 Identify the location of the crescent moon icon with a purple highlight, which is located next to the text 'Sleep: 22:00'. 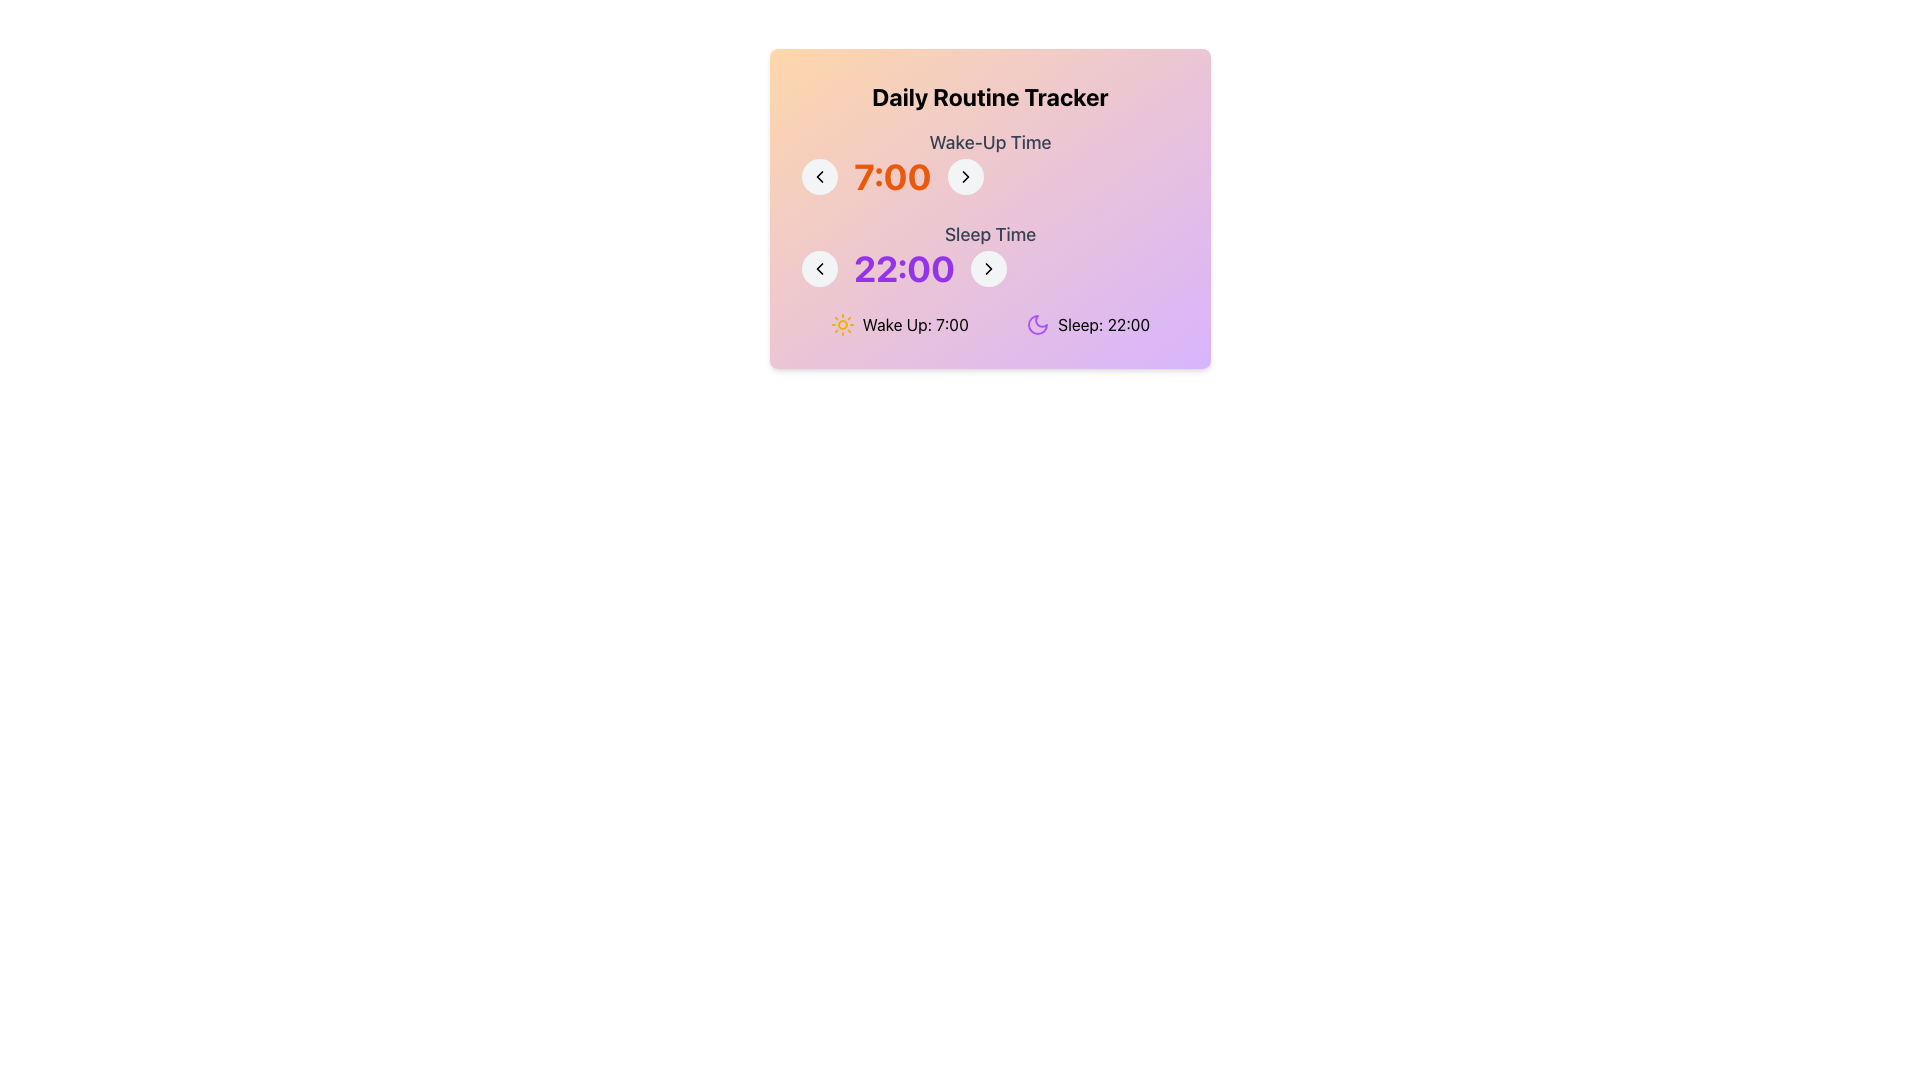
(1038, 323).